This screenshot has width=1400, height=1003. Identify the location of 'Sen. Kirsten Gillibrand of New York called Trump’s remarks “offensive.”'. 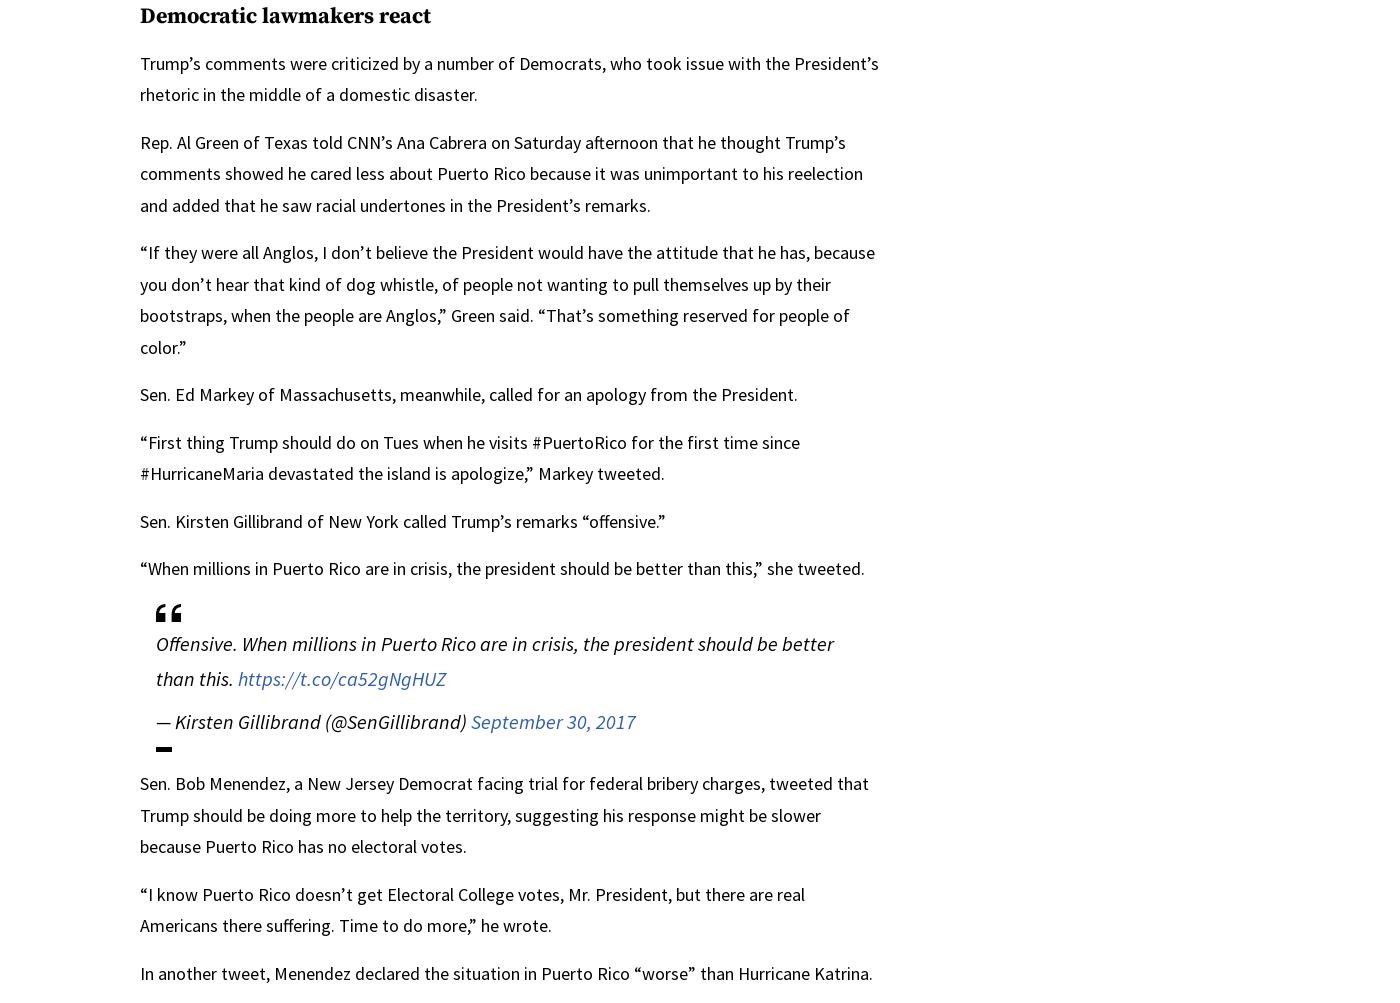
(403, 519).